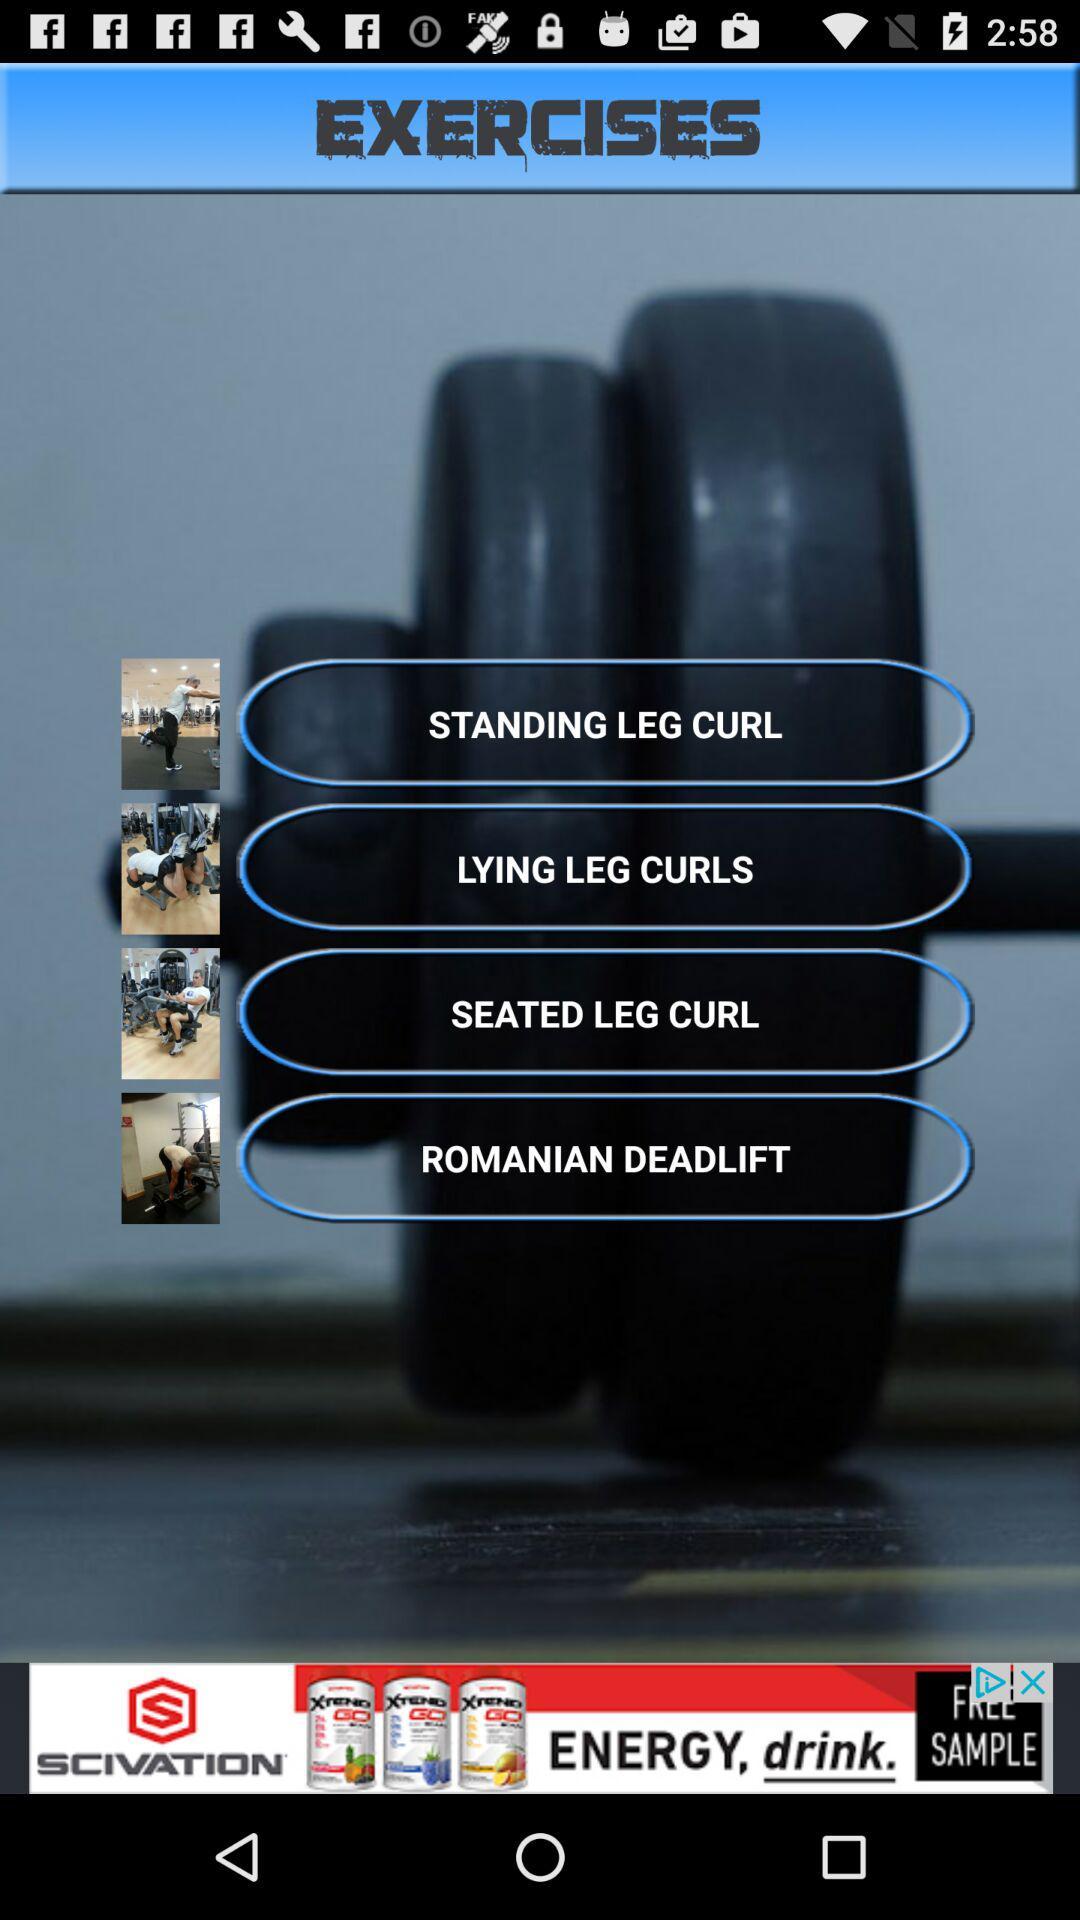  Describe the element at coordinates (540, 1727) in the screenshot. I see `advertising site` at that location.